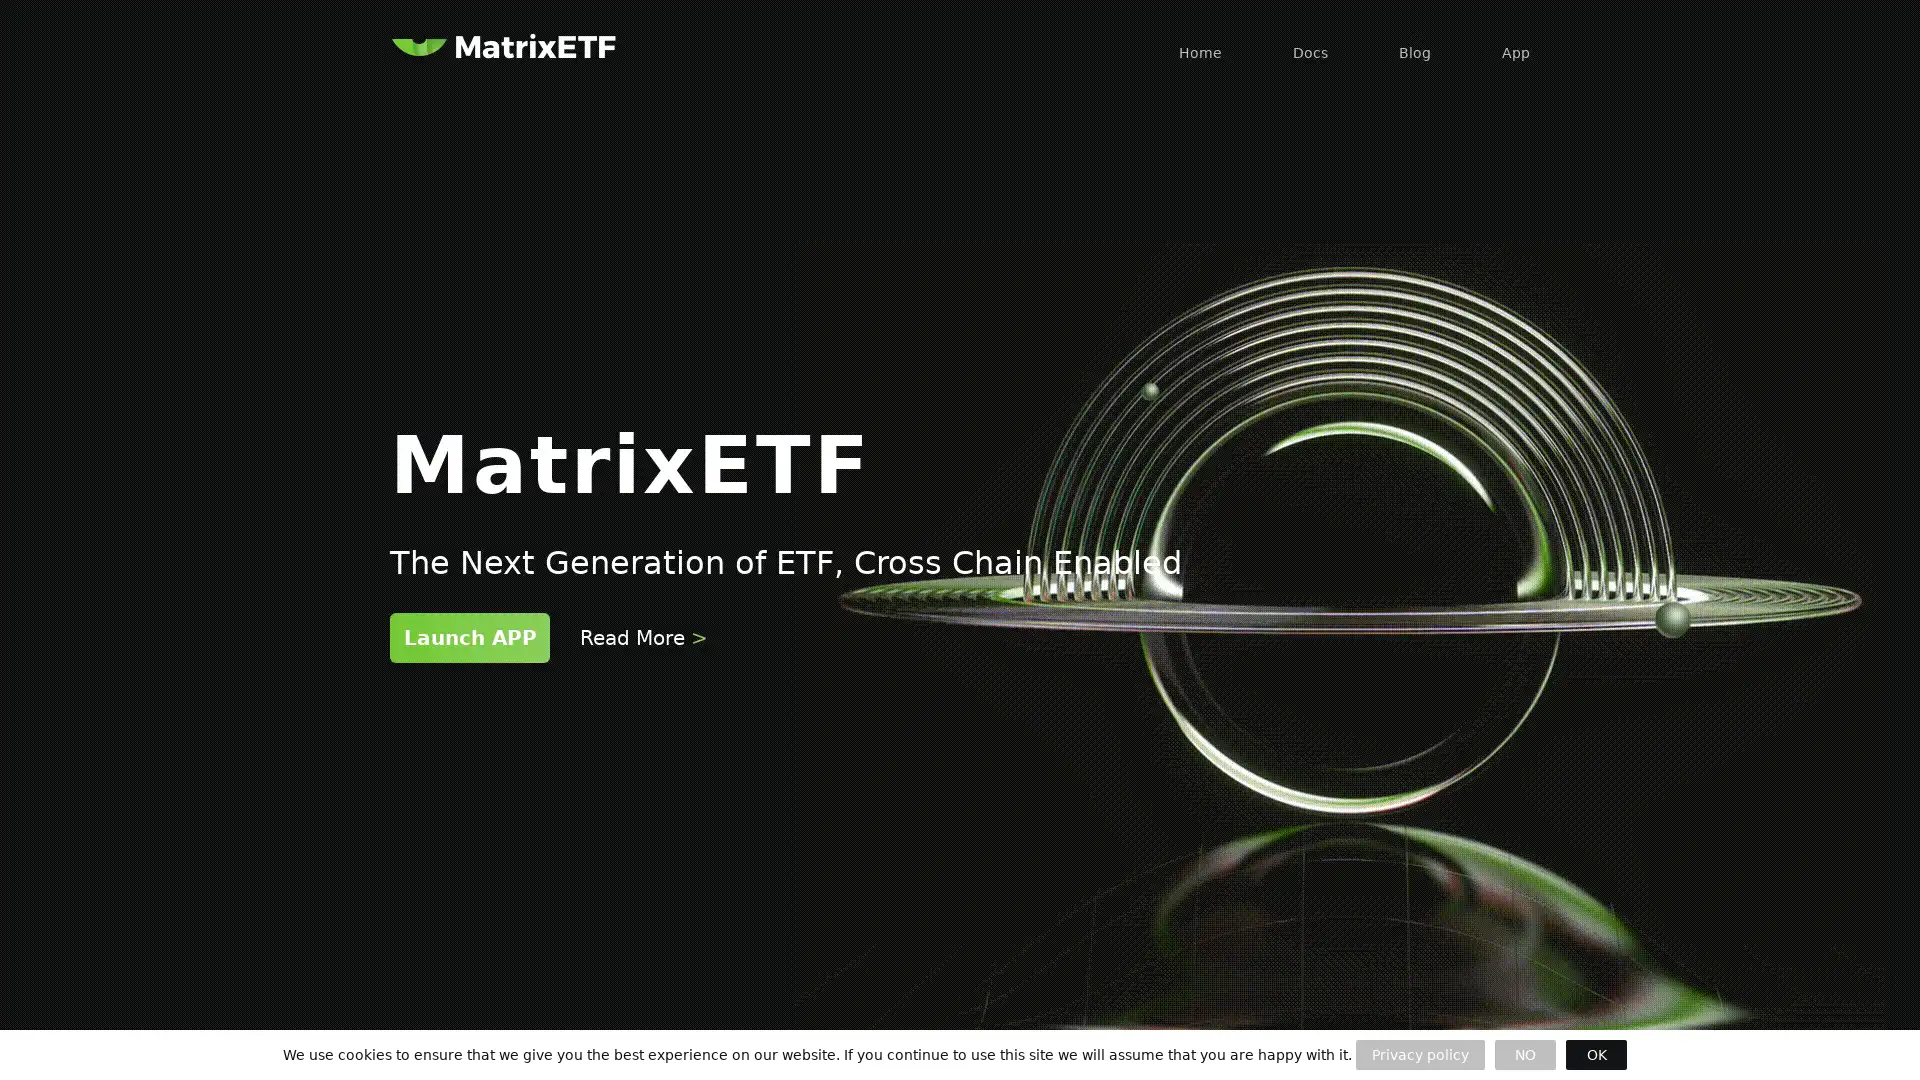 This screenshot has height=1080, width=1920. Describe the element at coordinates (1595, 1054) in the screenshot. I see `OK` at that location.